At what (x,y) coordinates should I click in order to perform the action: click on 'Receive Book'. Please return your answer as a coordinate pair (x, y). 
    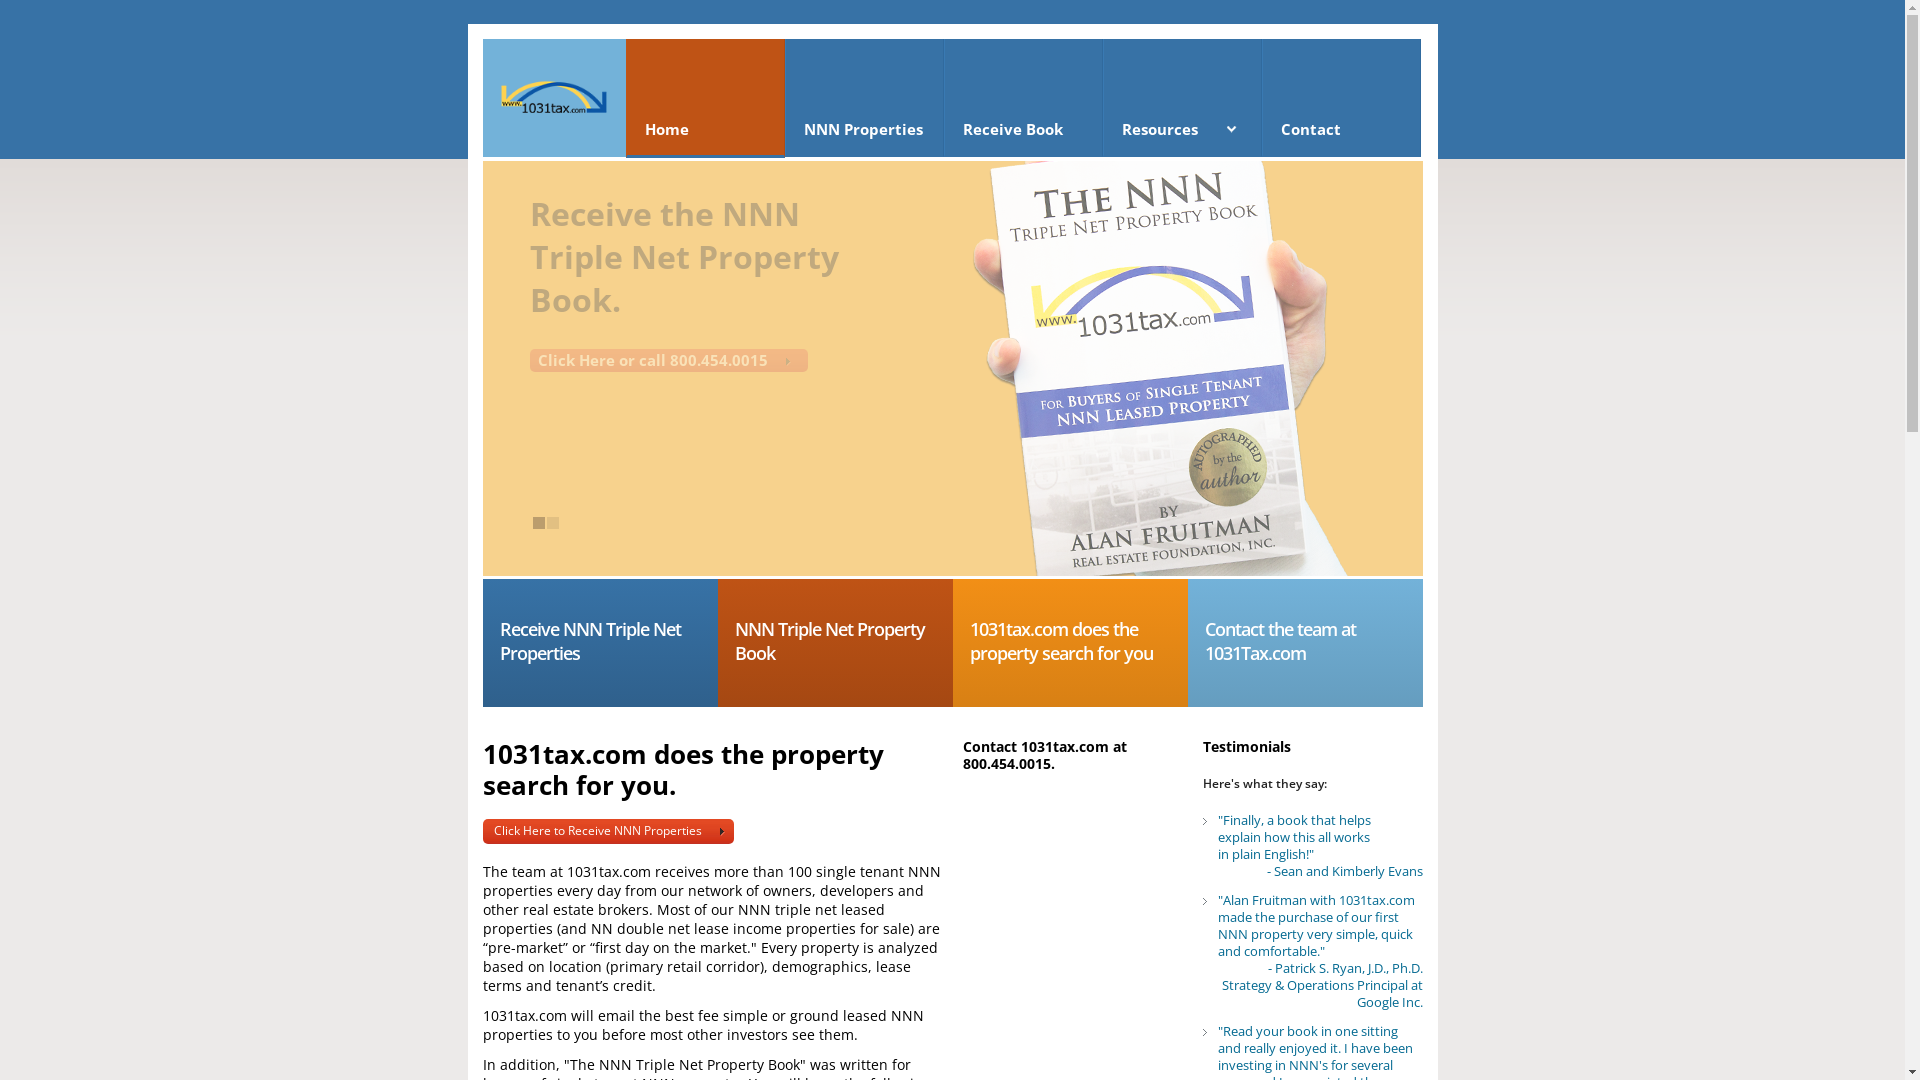
    Looking at the image, I should click on (943, 97).